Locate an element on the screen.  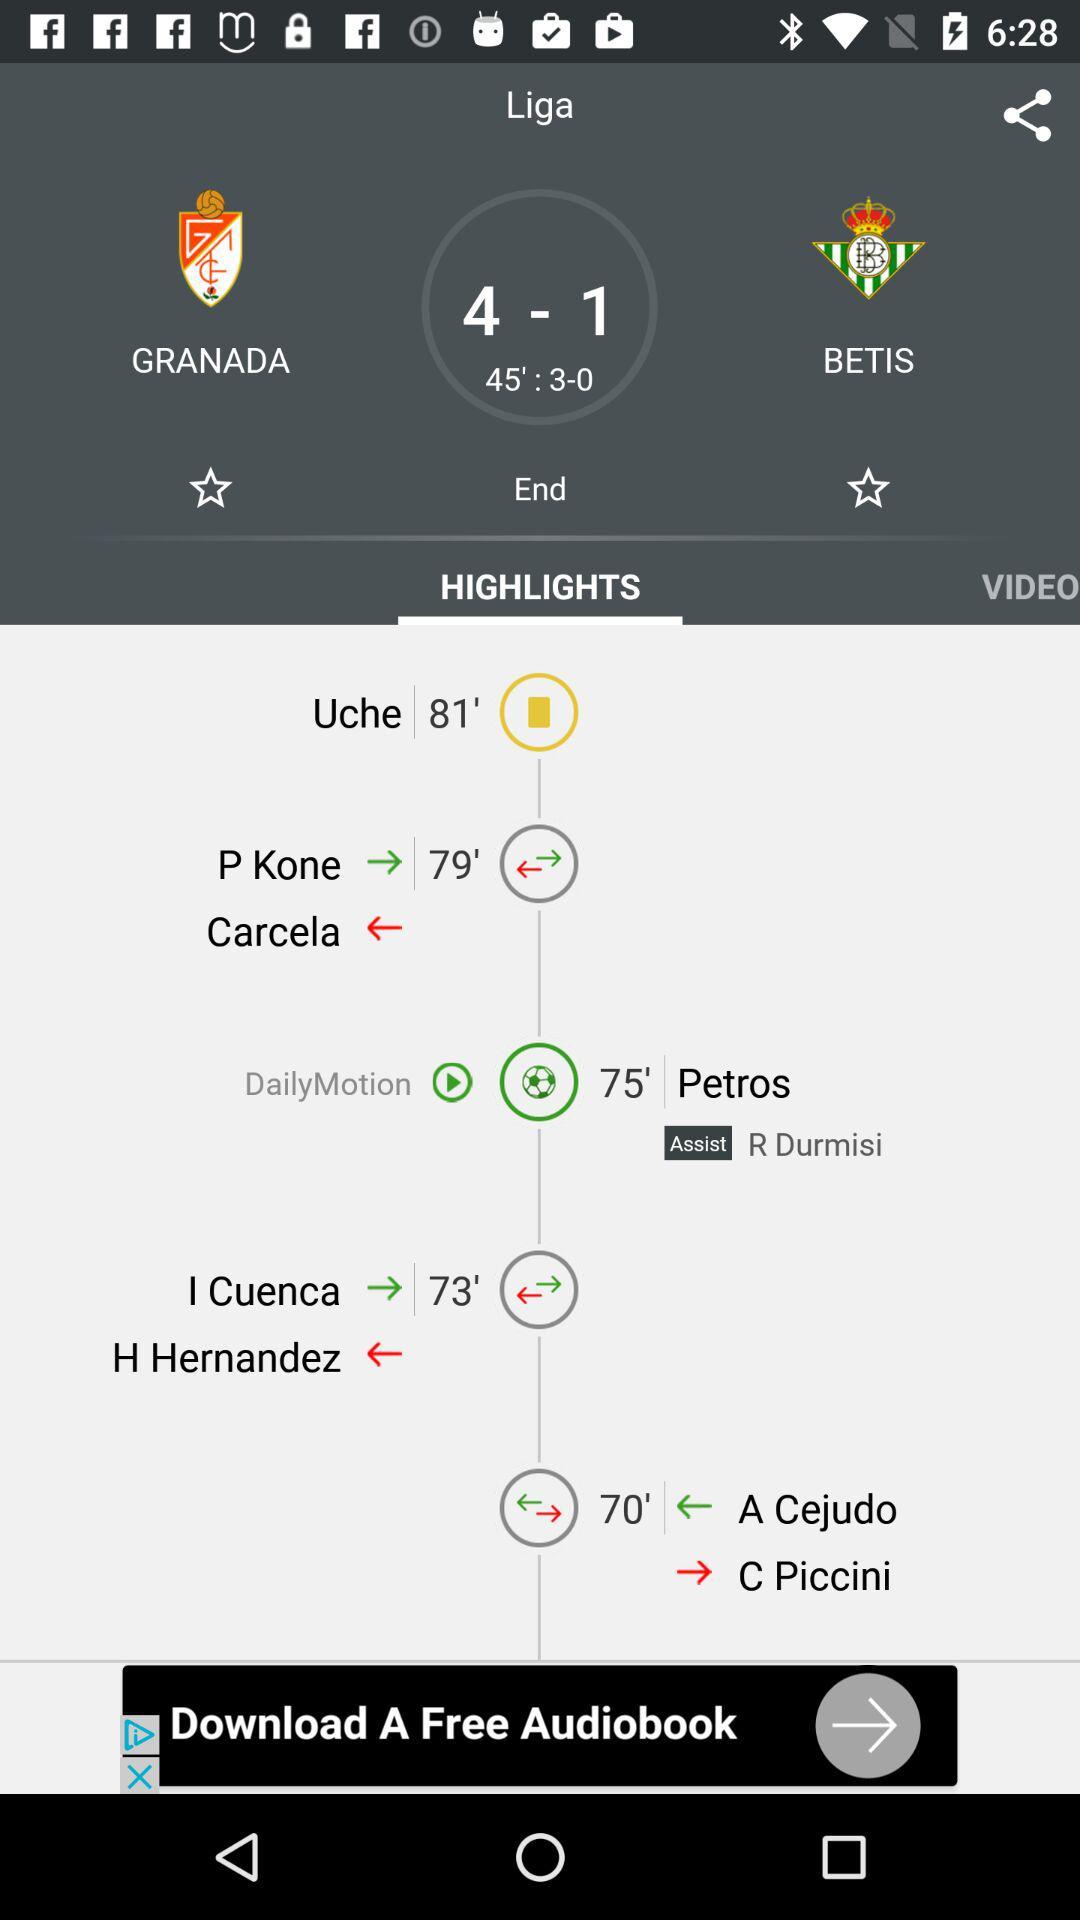
click the share option is located at coordinates (1027, 114).